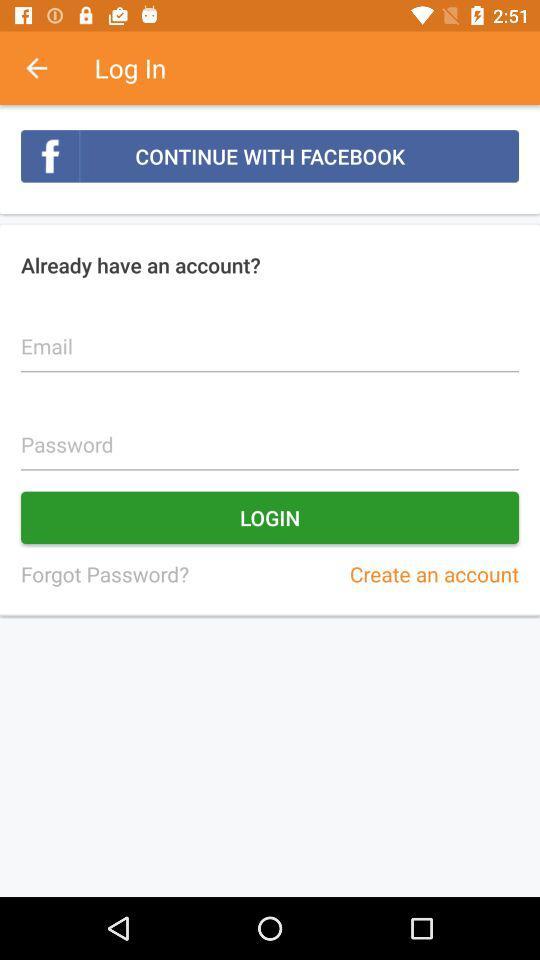 The height and width of the screenshot is (960, 540). I want to click on item above the already have an, so click(270, 155).